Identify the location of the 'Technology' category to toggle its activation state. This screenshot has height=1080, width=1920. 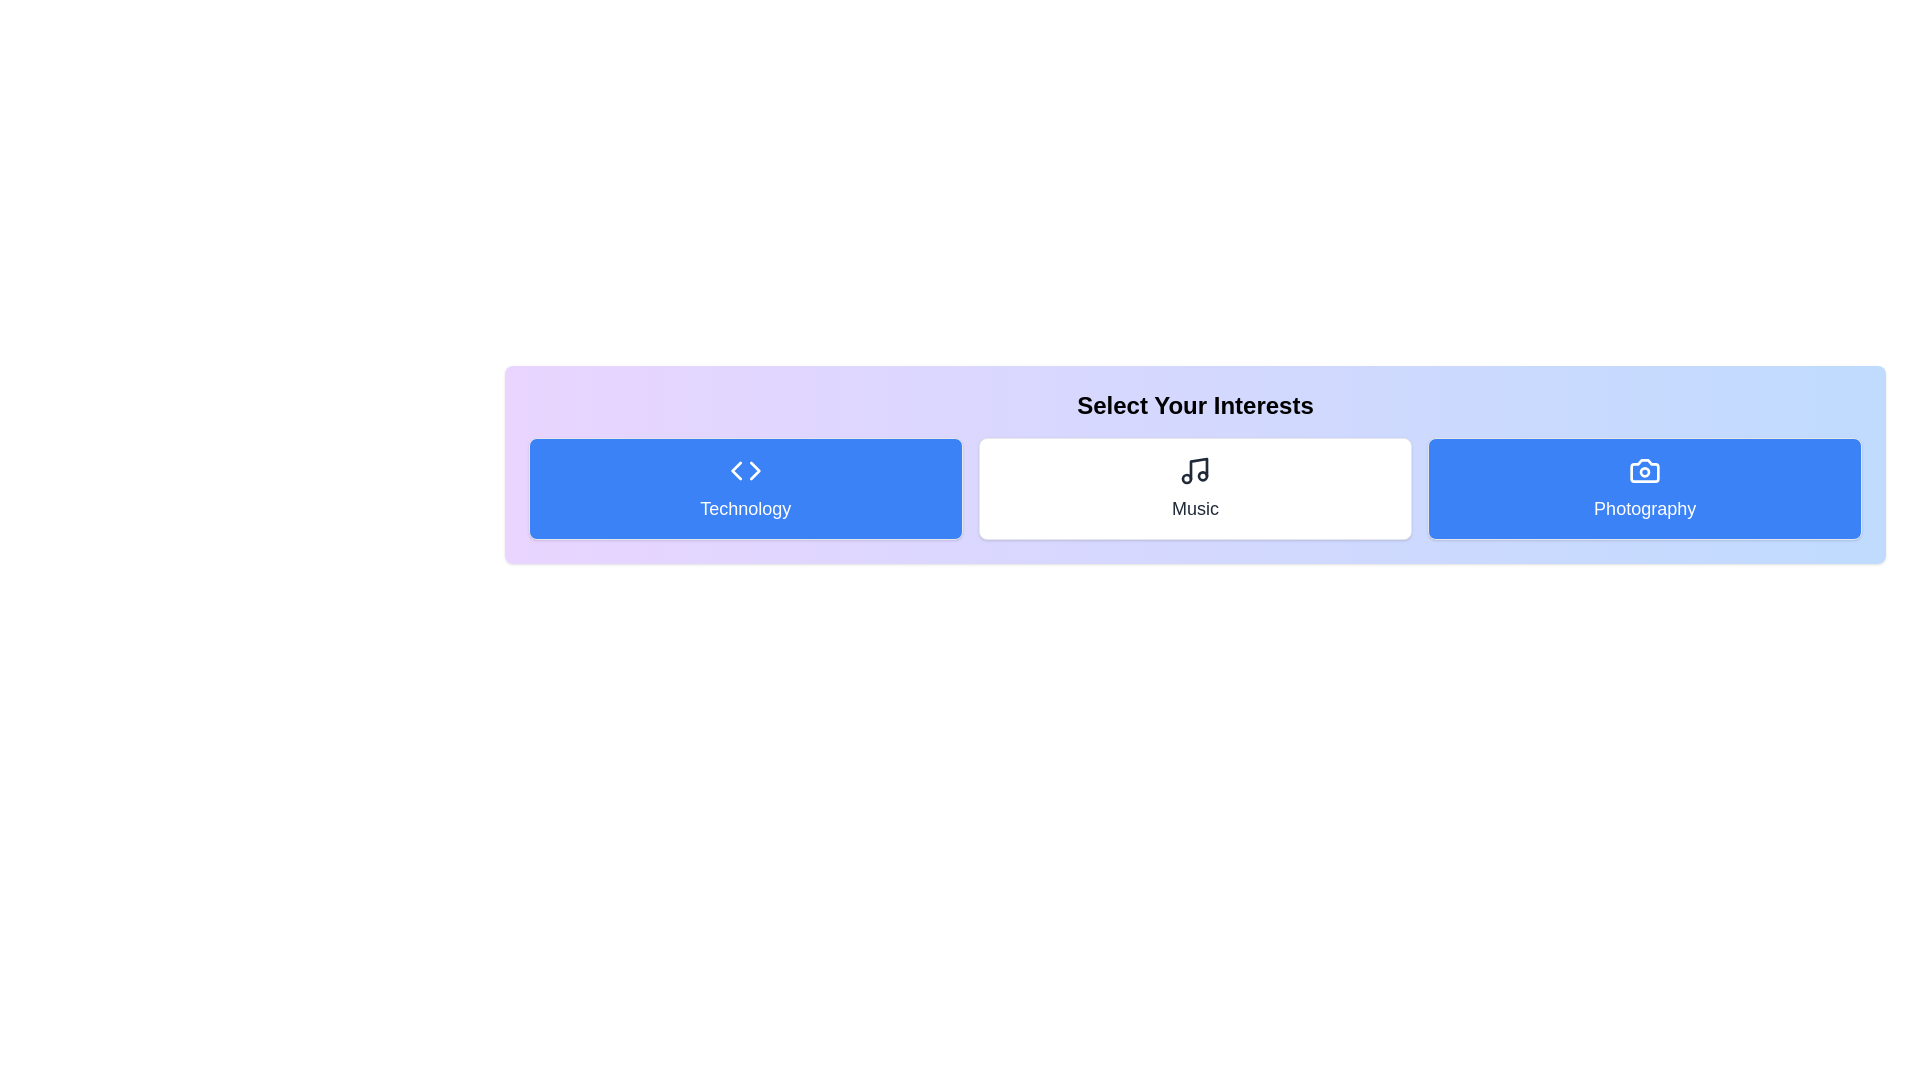
(744, 489).